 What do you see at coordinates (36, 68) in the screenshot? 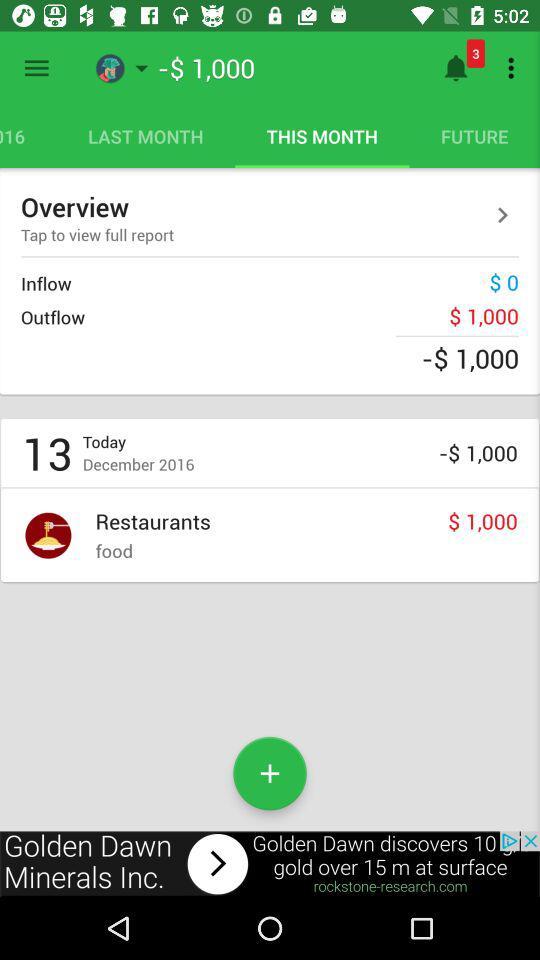
I see `menu options to select` at bounding box center [36, 68].